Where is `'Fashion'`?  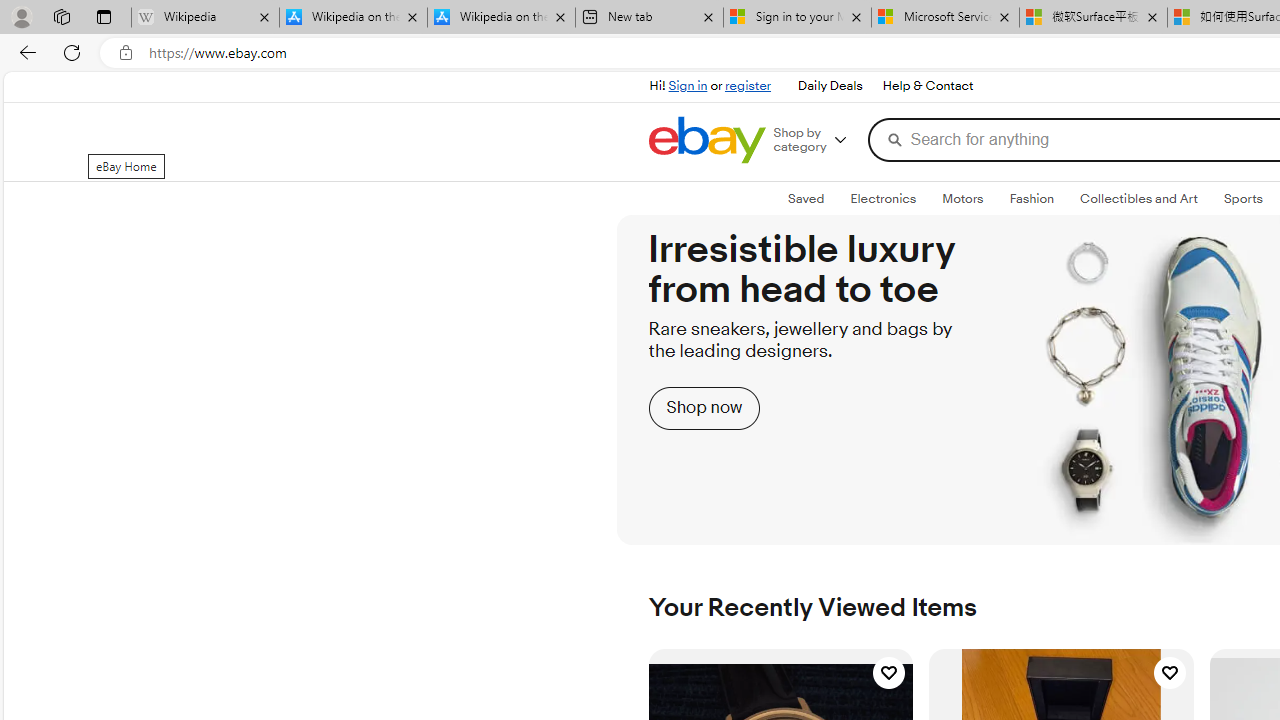
'Fashion' is located at coordinates (1031, 199).